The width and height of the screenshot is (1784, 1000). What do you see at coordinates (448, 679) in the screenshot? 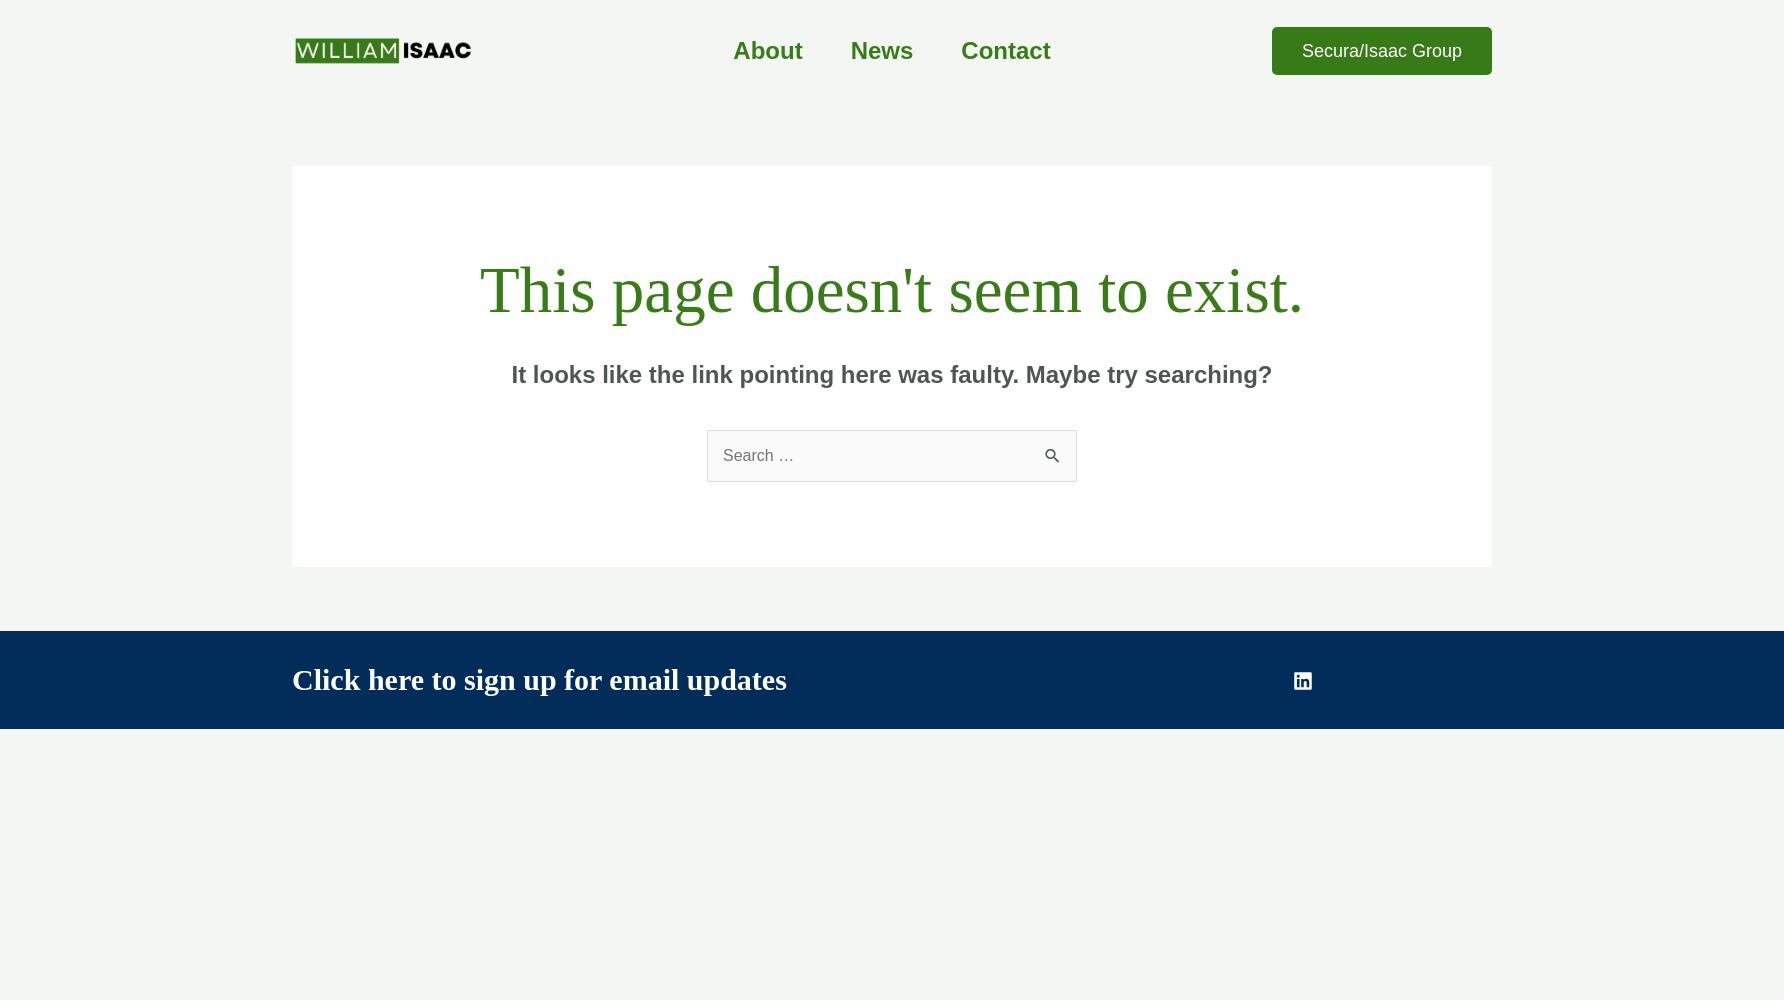
I see `'o'` at bounding box center [448, 679].